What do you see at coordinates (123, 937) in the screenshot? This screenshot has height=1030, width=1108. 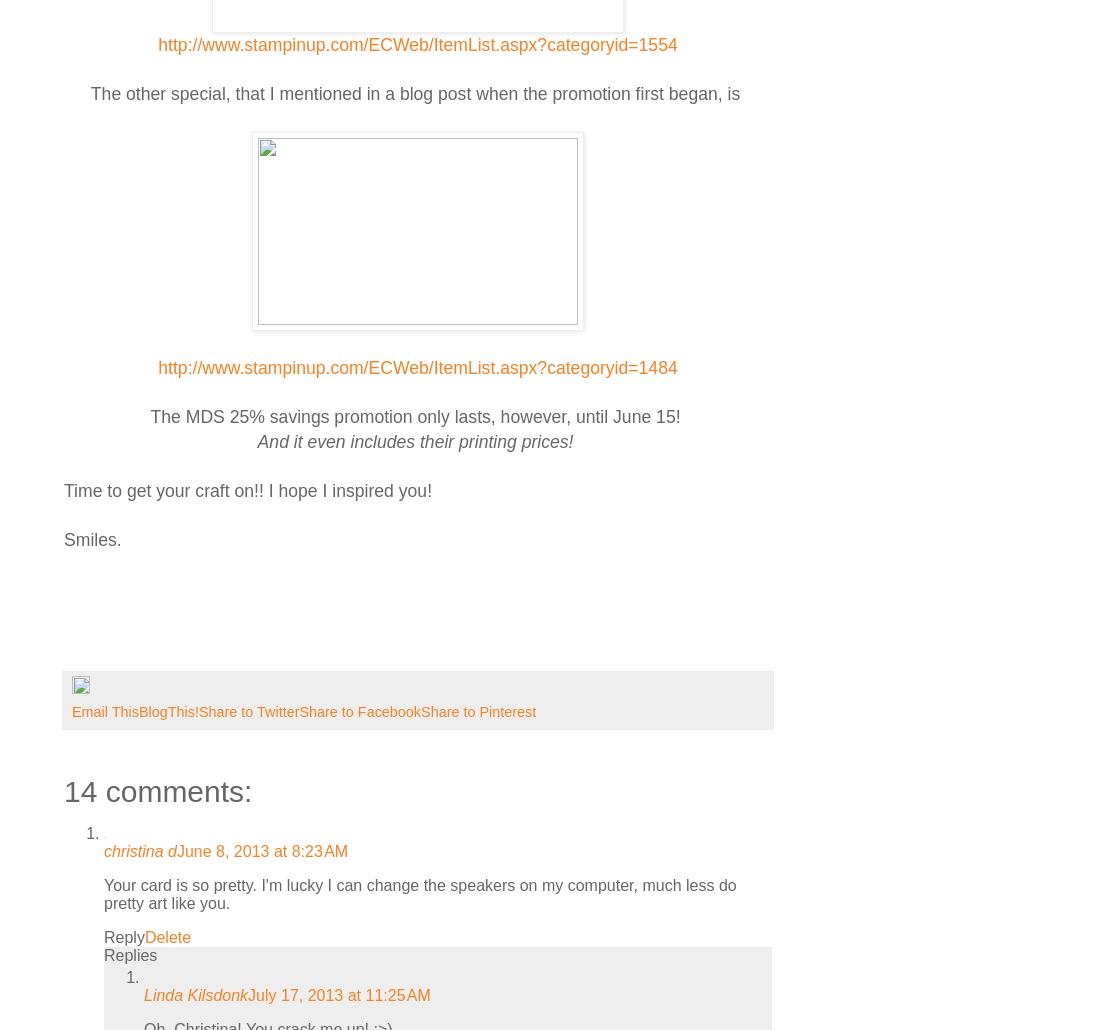 I see `'Reply'` at bounding box center [123, 937].